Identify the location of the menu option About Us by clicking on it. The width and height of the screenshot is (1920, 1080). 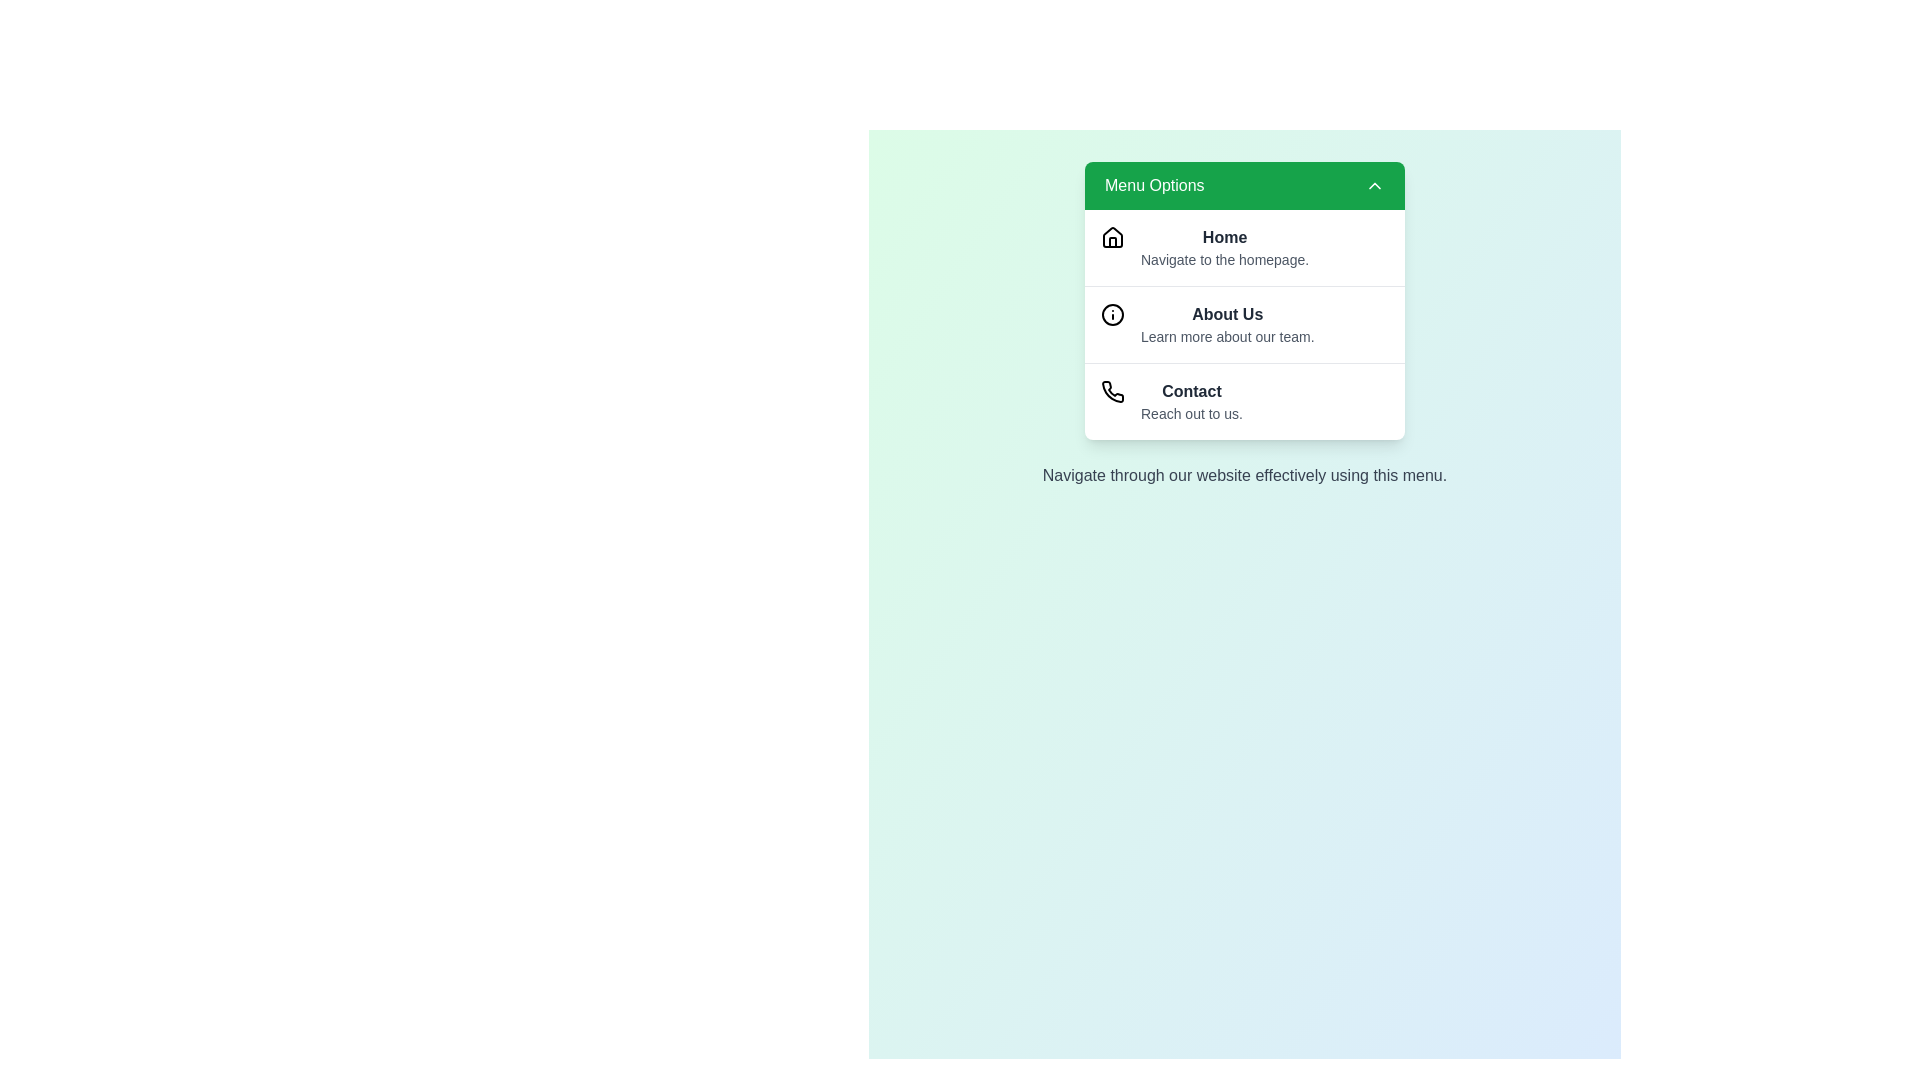
(1243, 323).